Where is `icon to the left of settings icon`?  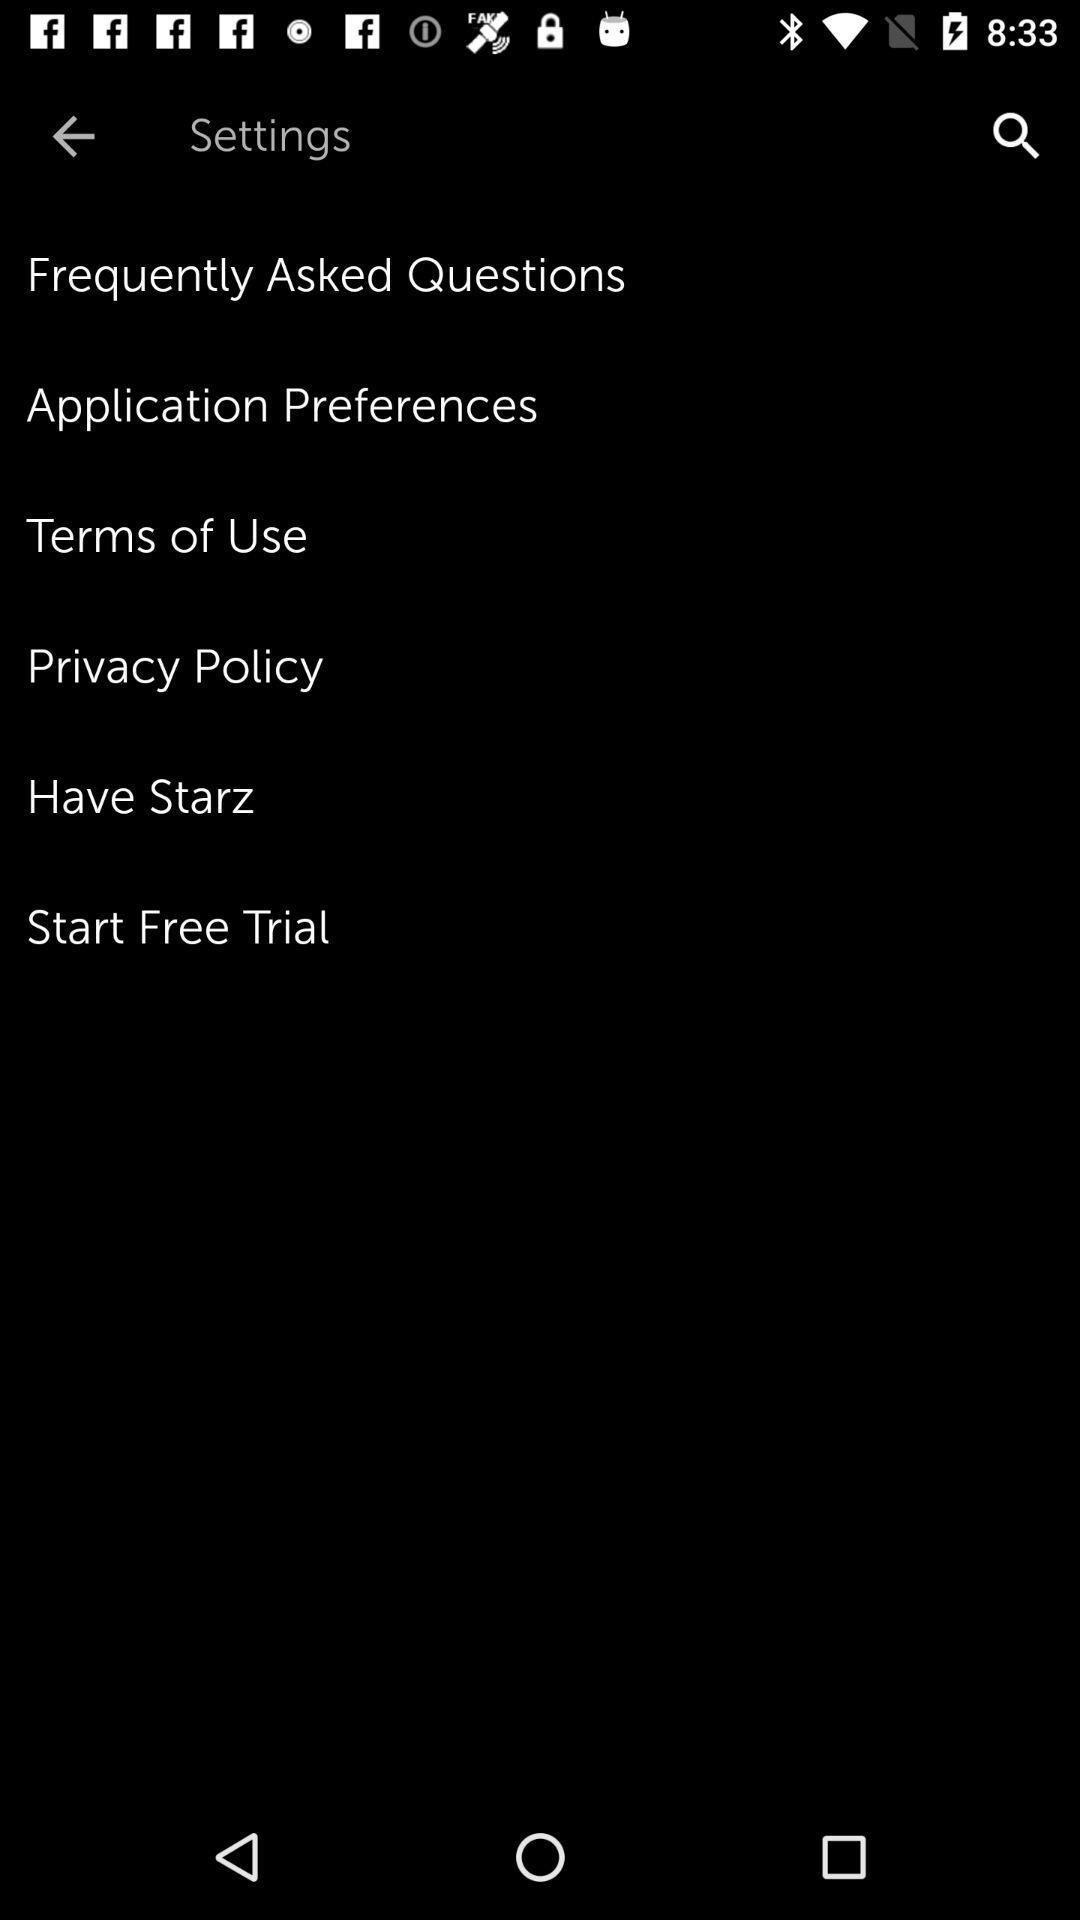
icon to the left of settings icon is located at coordinates (72, 135).